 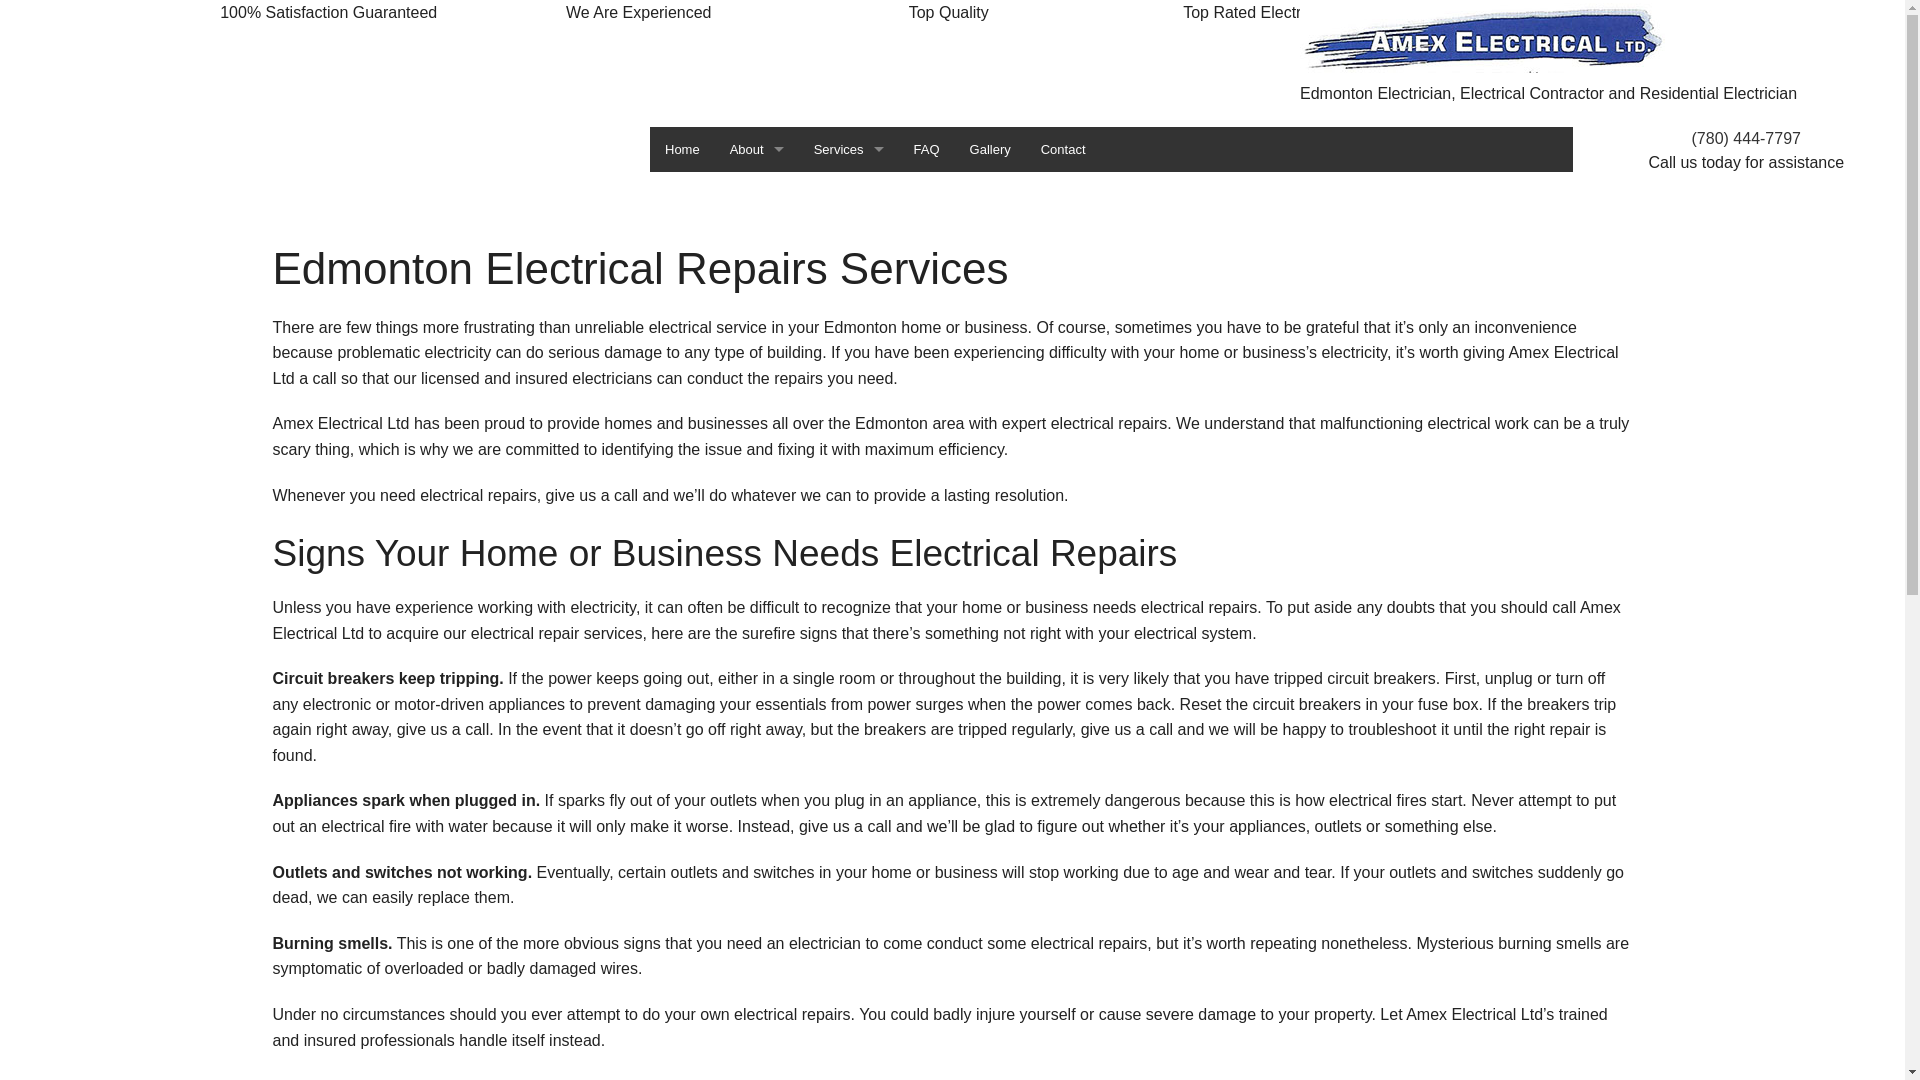 What do you see at coordinates (849, 238) in the screenshot?
I see `'Electrical Inspections'` at bounding box center [849, 238].